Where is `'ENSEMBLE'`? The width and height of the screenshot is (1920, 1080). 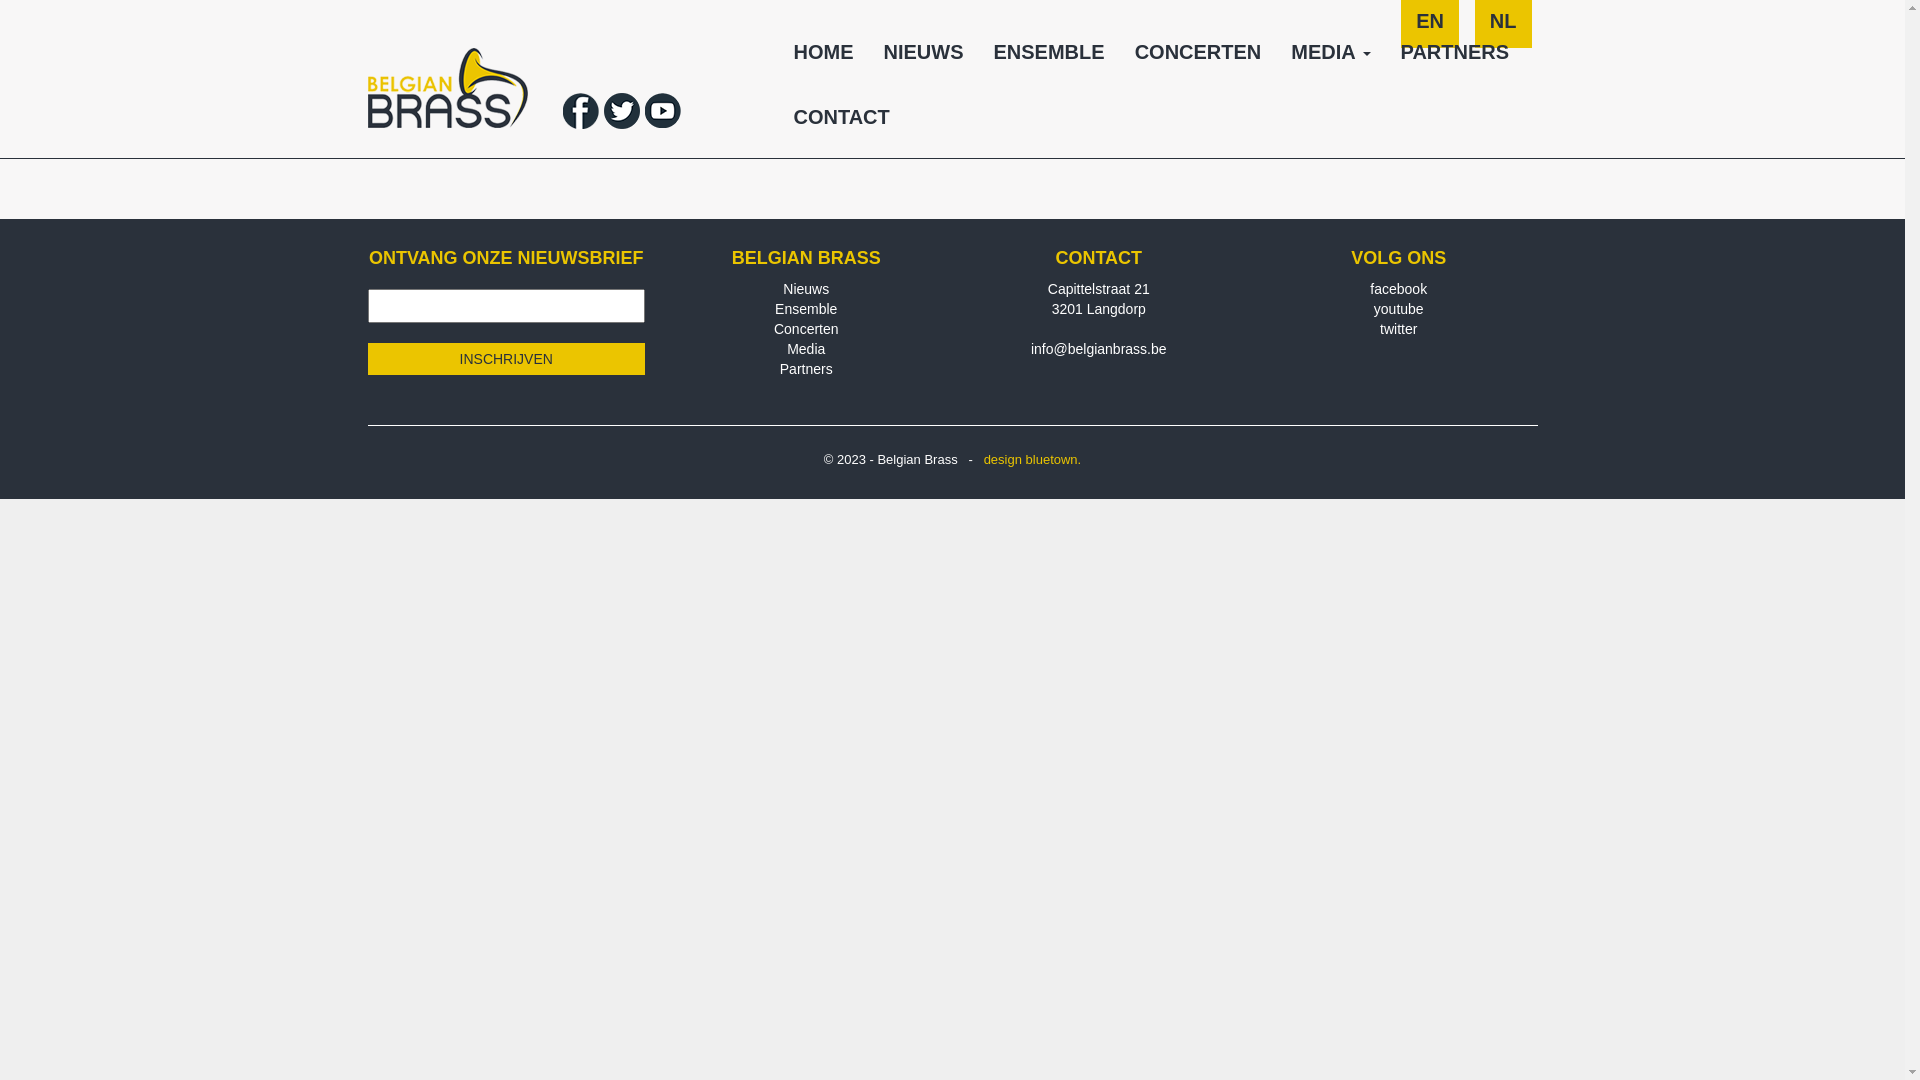
'ENSEMBLE' is located at coordinates (1047, 58).